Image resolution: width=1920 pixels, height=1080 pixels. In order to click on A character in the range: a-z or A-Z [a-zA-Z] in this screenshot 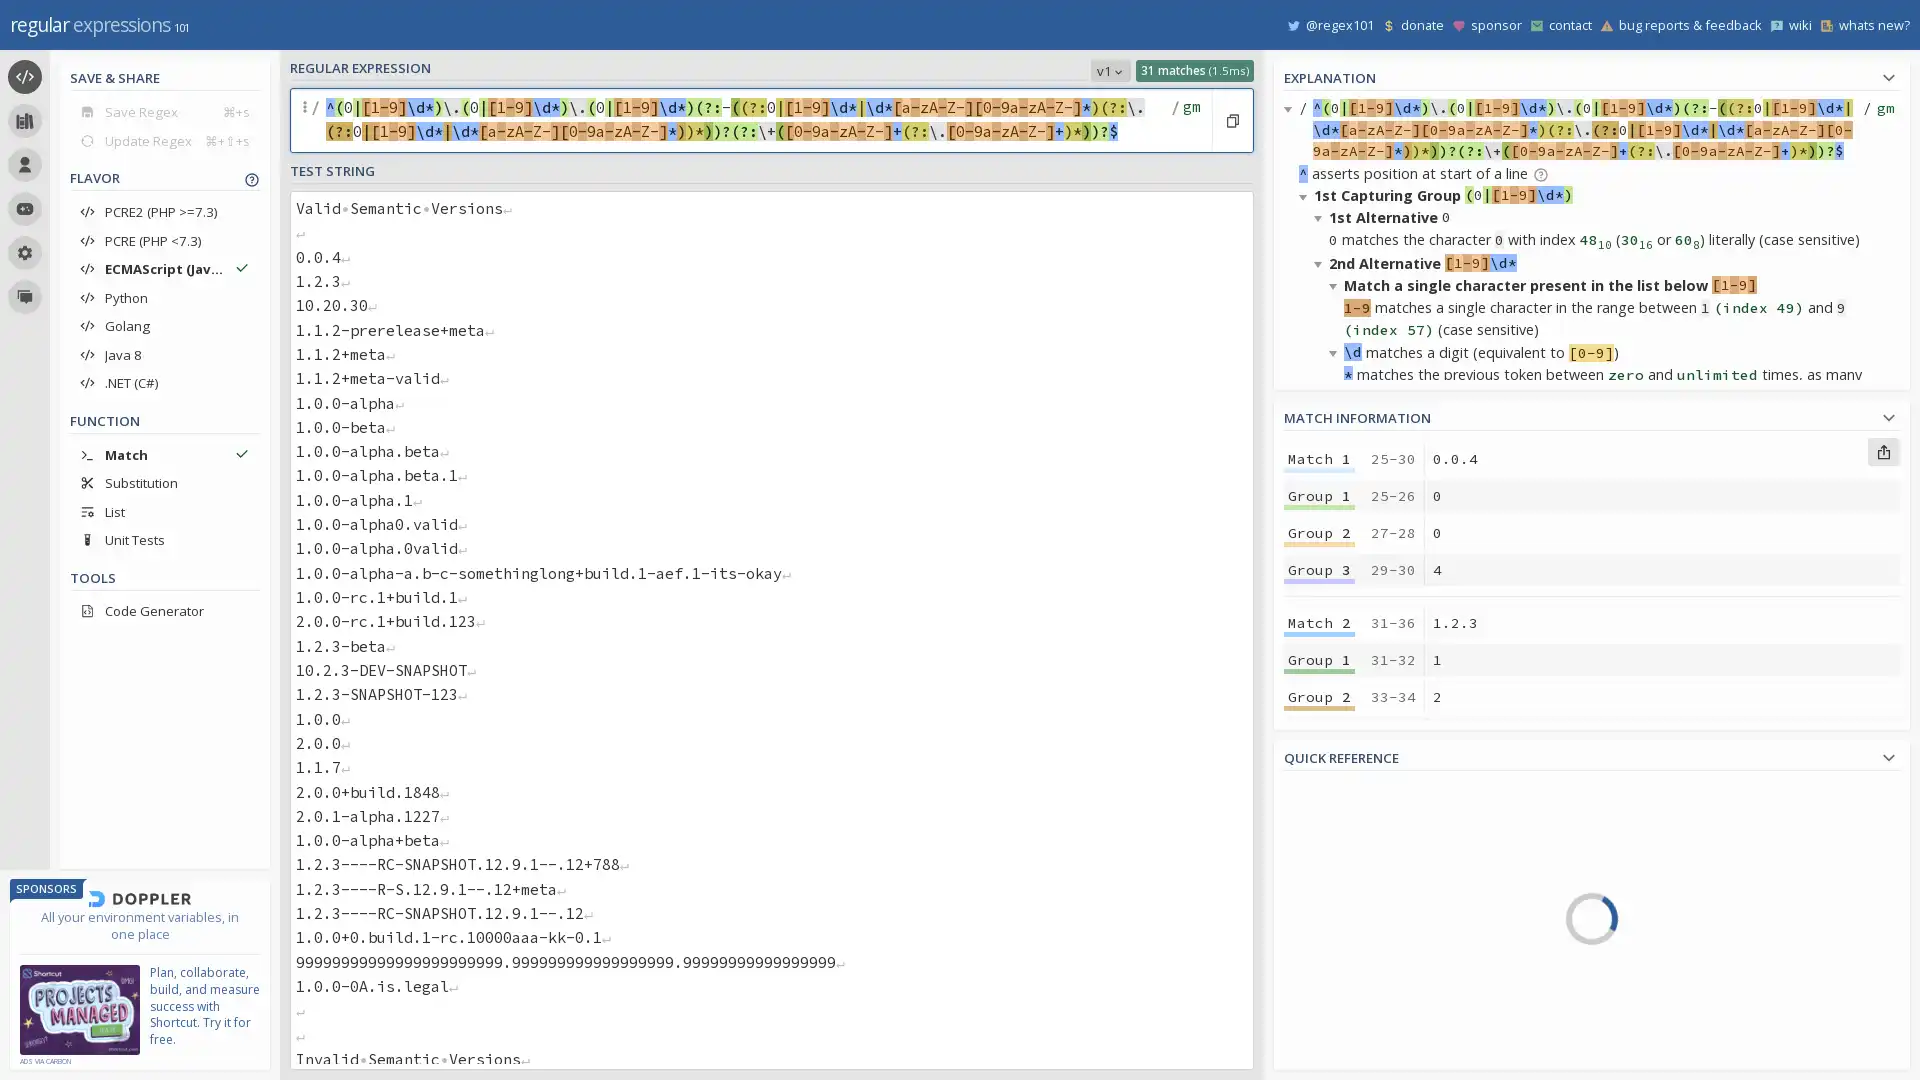, I will do `click(1691, 906)`.